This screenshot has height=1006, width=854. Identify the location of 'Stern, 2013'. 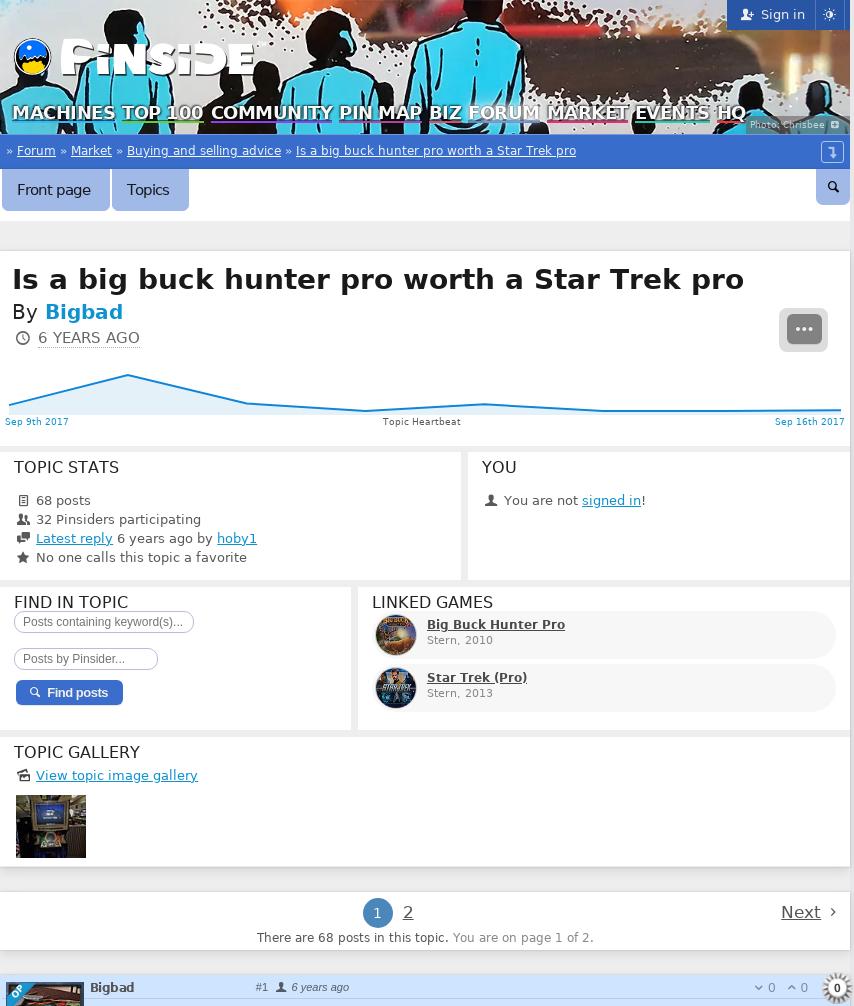
(459, 692).